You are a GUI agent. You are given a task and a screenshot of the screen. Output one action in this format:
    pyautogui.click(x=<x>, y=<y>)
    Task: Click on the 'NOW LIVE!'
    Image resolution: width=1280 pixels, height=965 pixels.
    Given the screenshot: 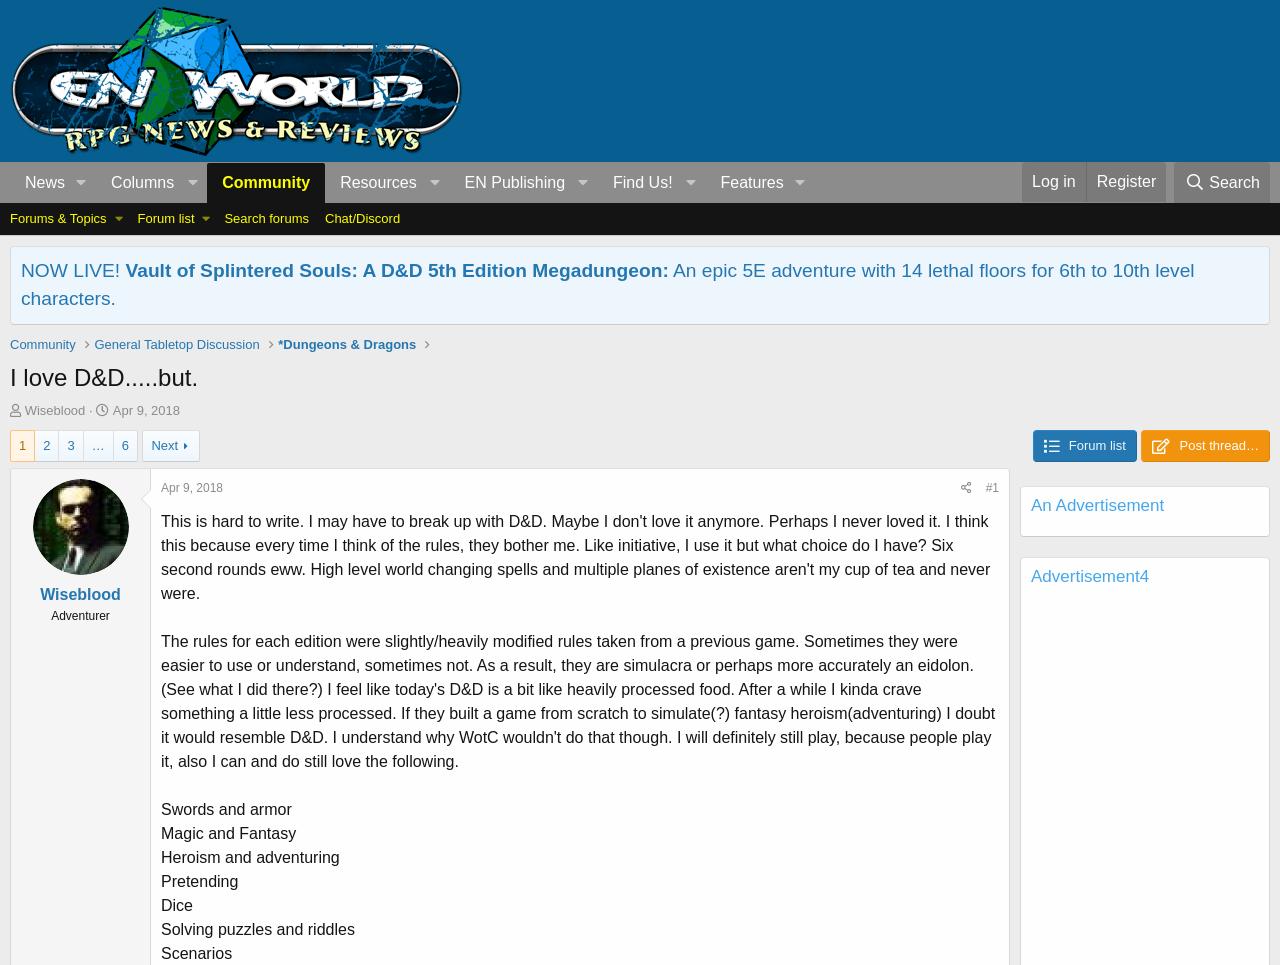 What is the action you would take?
    pyautogui.click(x=72, y=269)
    